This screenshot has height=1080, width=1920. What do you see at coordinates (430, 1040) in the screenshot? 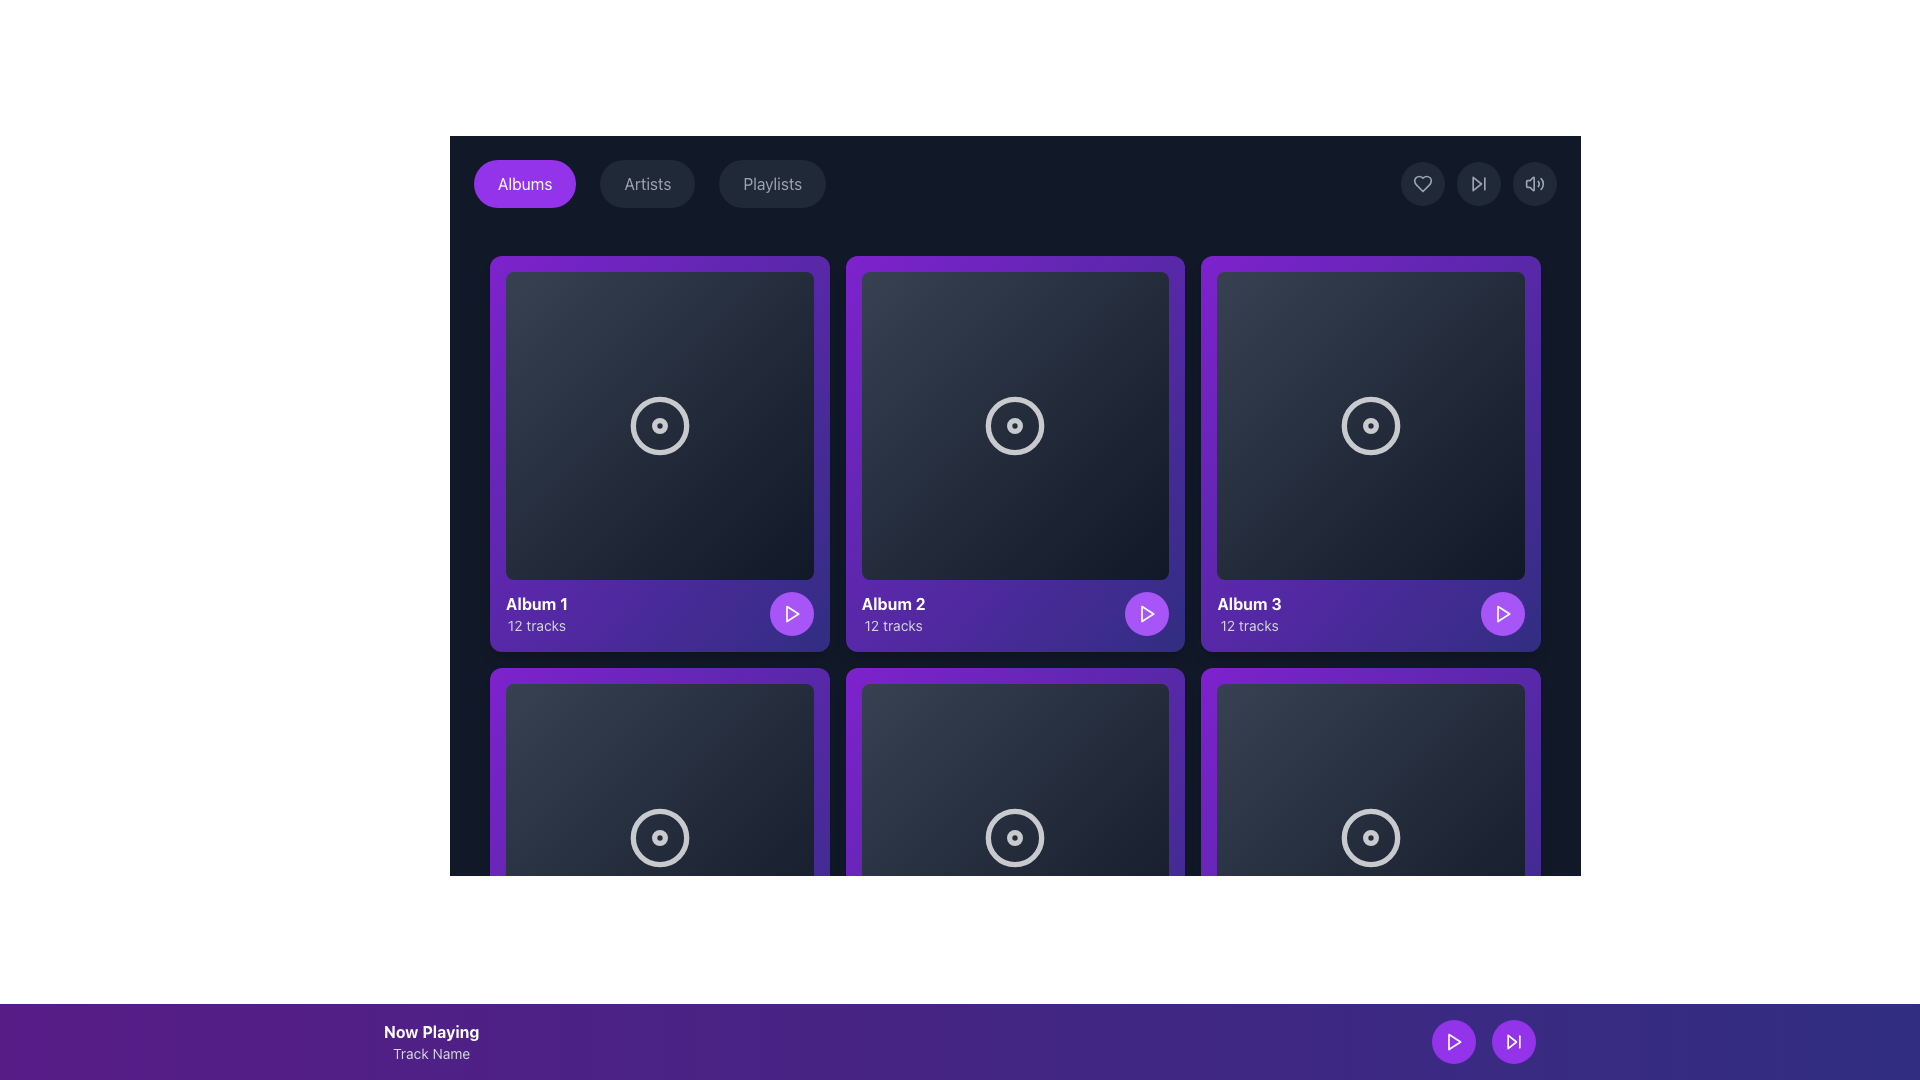
I see `information displayed in the Text Display located at the bottom-left corner of the application layout, which shows 'Now Playing' and 'Track Name'` at bounding box center [430, 1040].